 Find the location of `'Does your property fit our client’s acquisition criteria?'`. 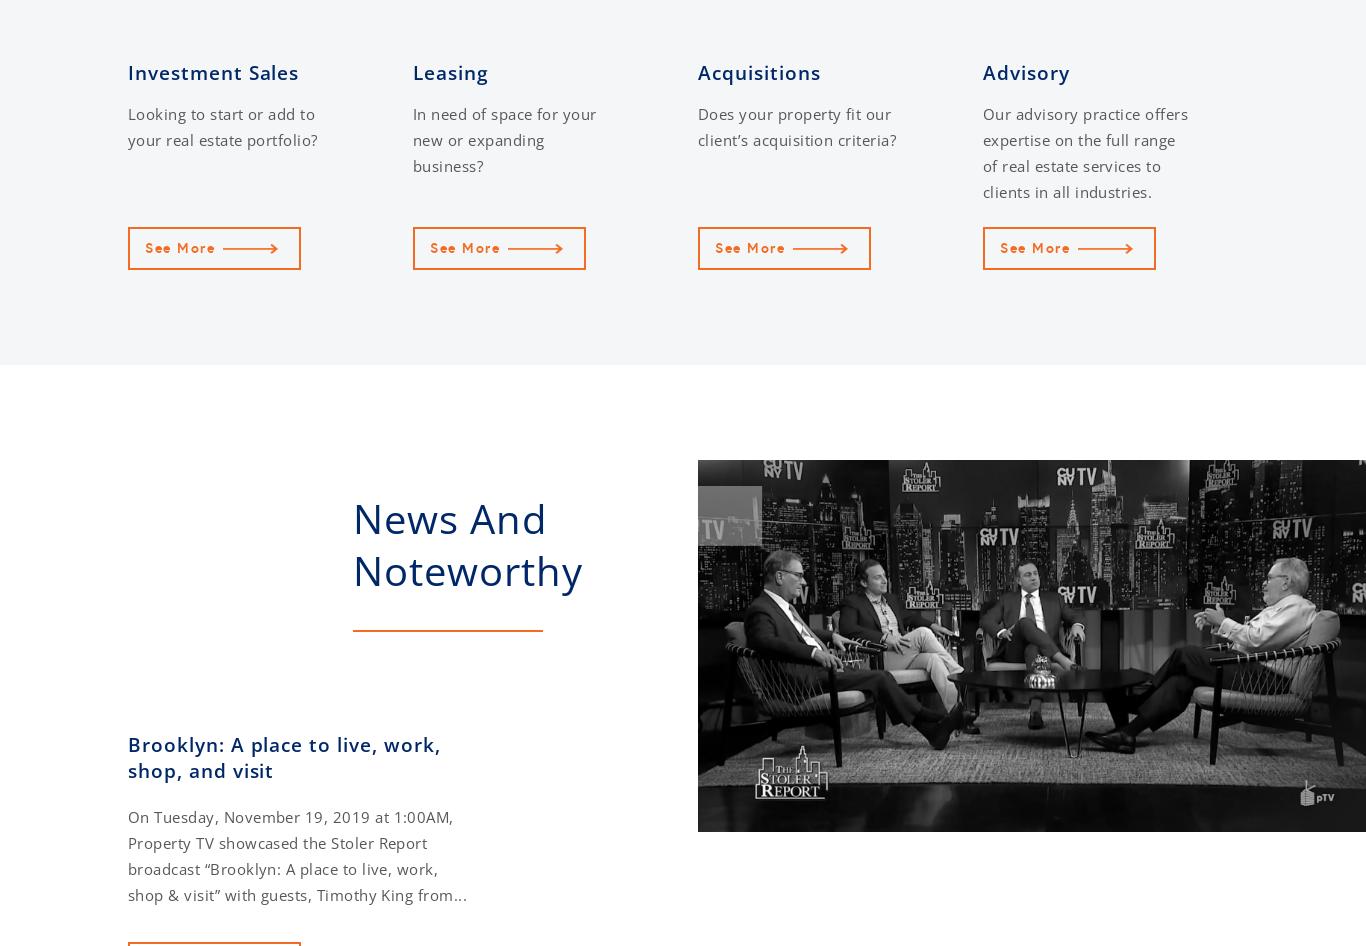

'Does your property fit our client’s acquisition criteria?' is located at coordinates (797, 125).